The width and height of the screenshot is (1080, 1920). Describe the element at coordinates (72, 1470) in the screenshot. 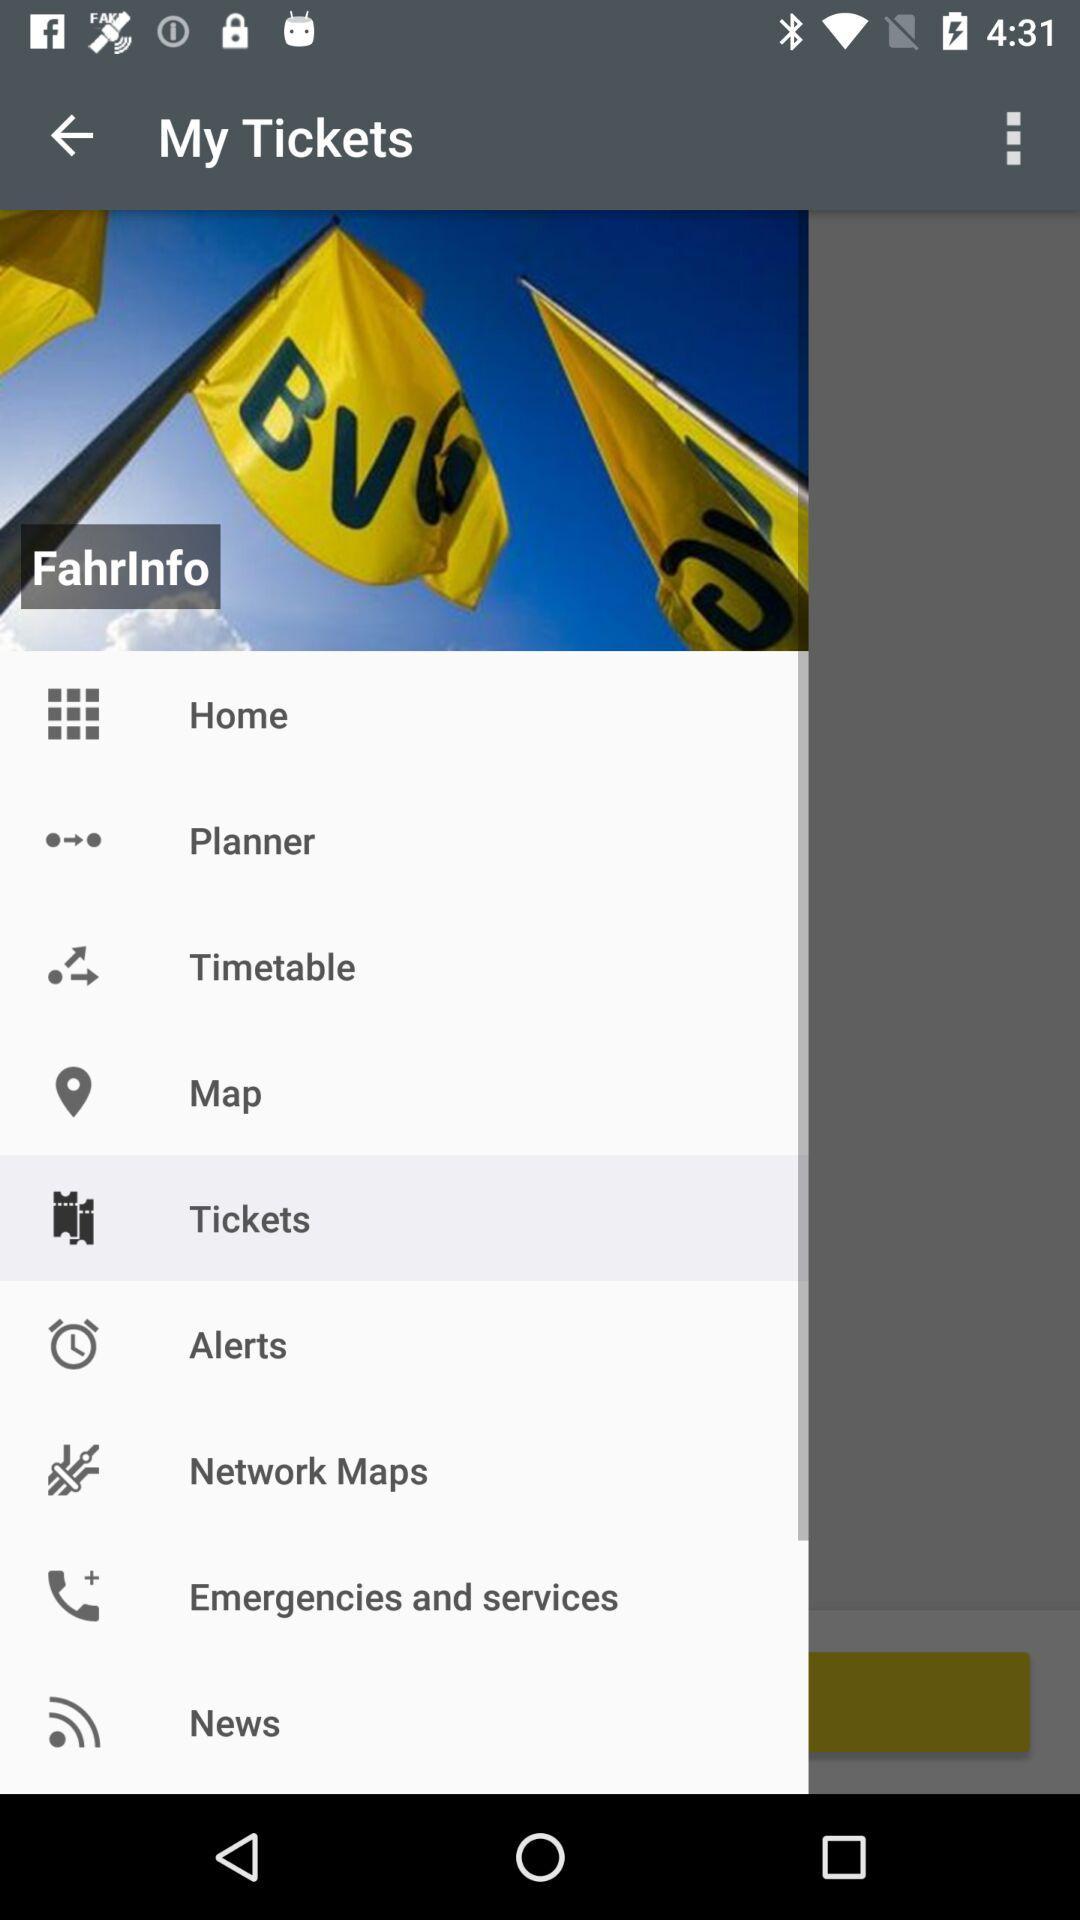

I see `the icon beside the network maps` at that location.